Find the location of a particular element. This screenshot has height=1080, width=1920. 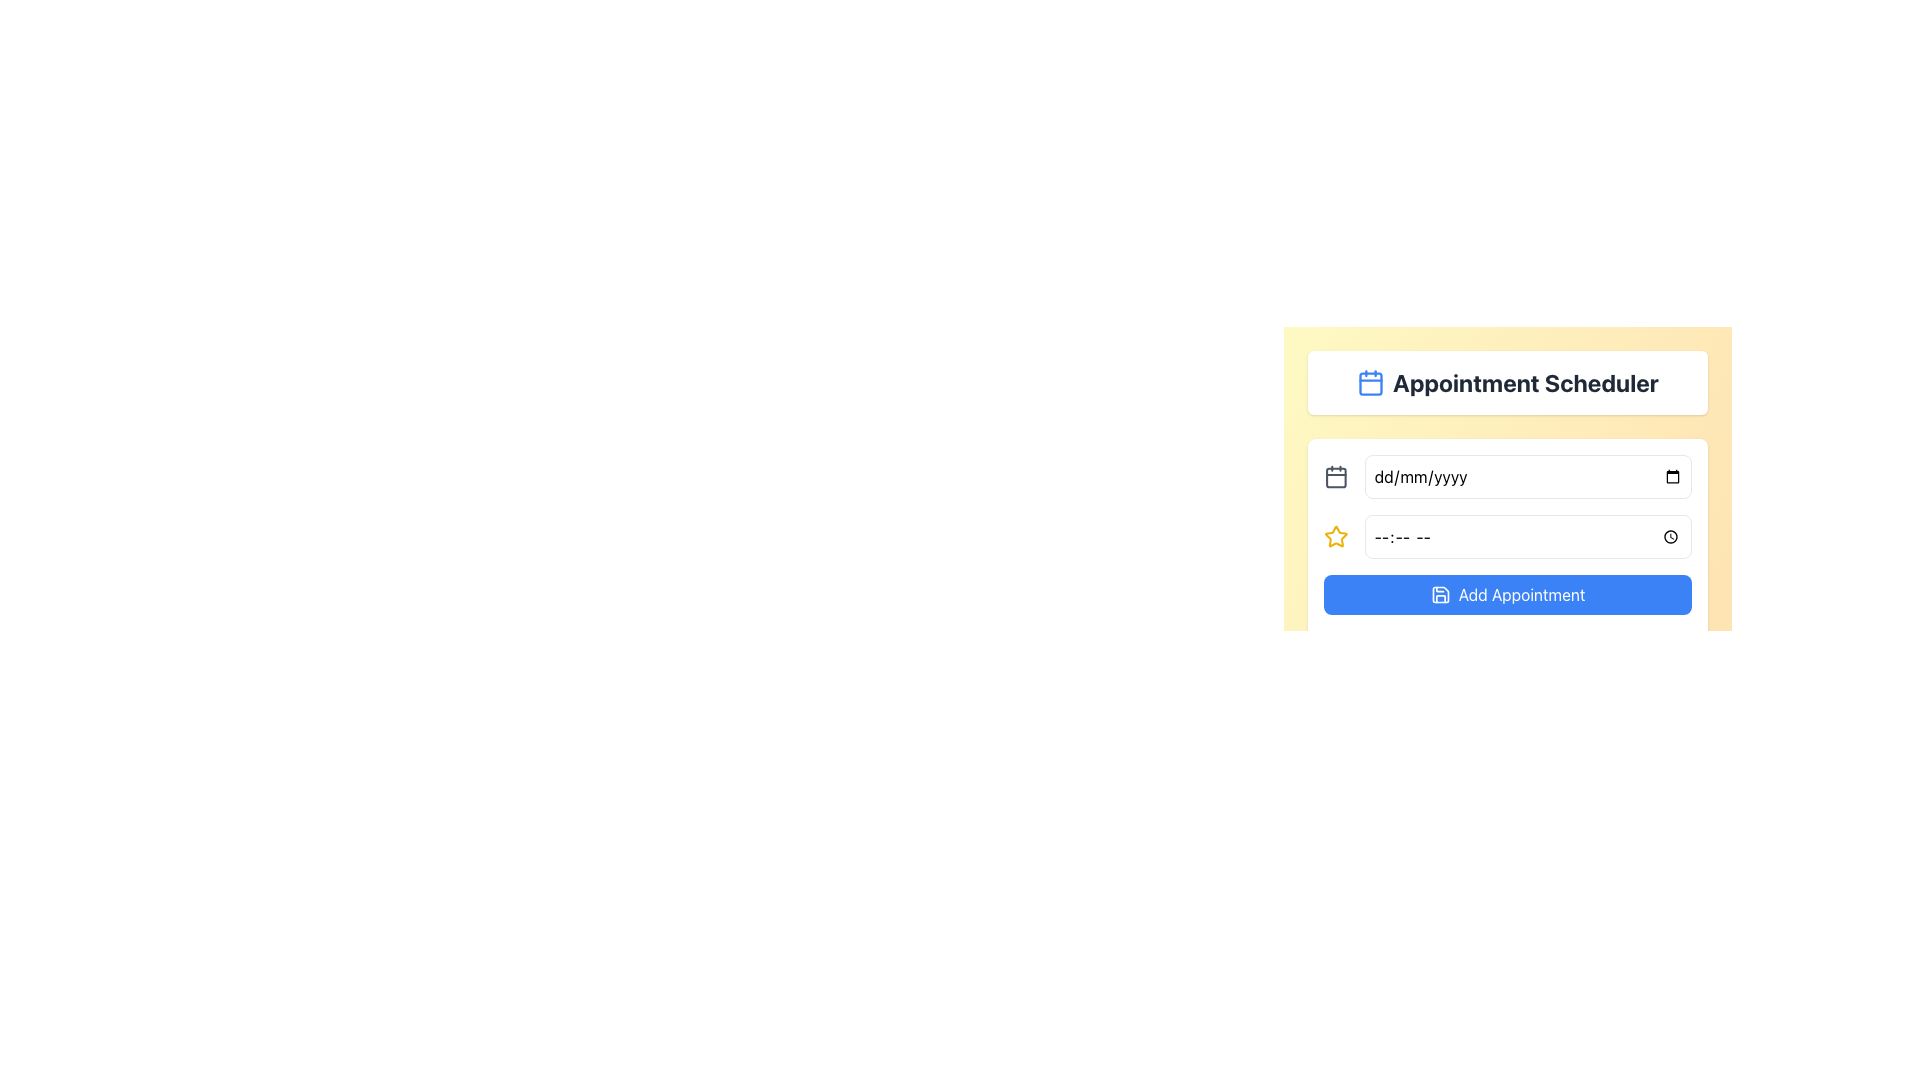

the appointment scheduling section which includes date and time inputs and the 'Add Appointment' button is located at coordinates (1507, 543).